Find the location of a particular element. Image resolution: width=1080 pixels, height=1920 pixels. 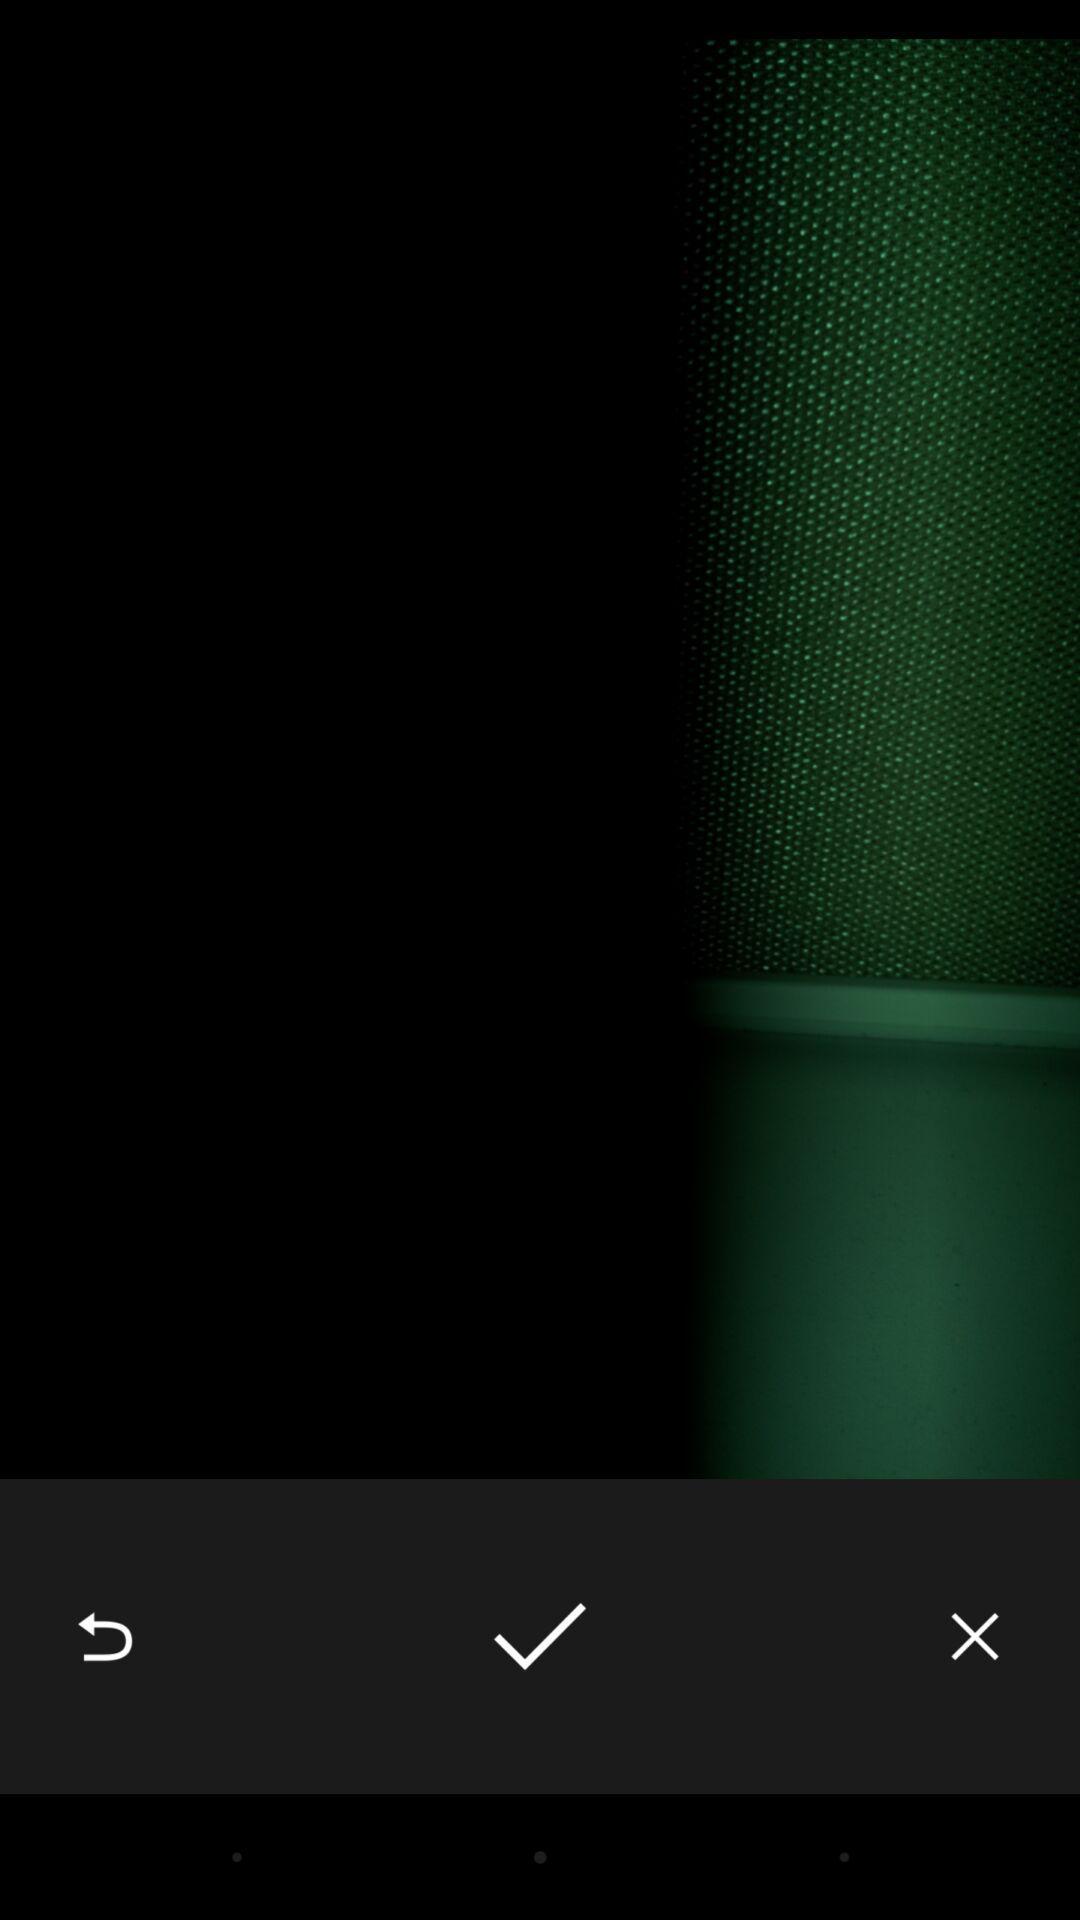

item at the bottom left corner is located at coordinates (104, 1636).